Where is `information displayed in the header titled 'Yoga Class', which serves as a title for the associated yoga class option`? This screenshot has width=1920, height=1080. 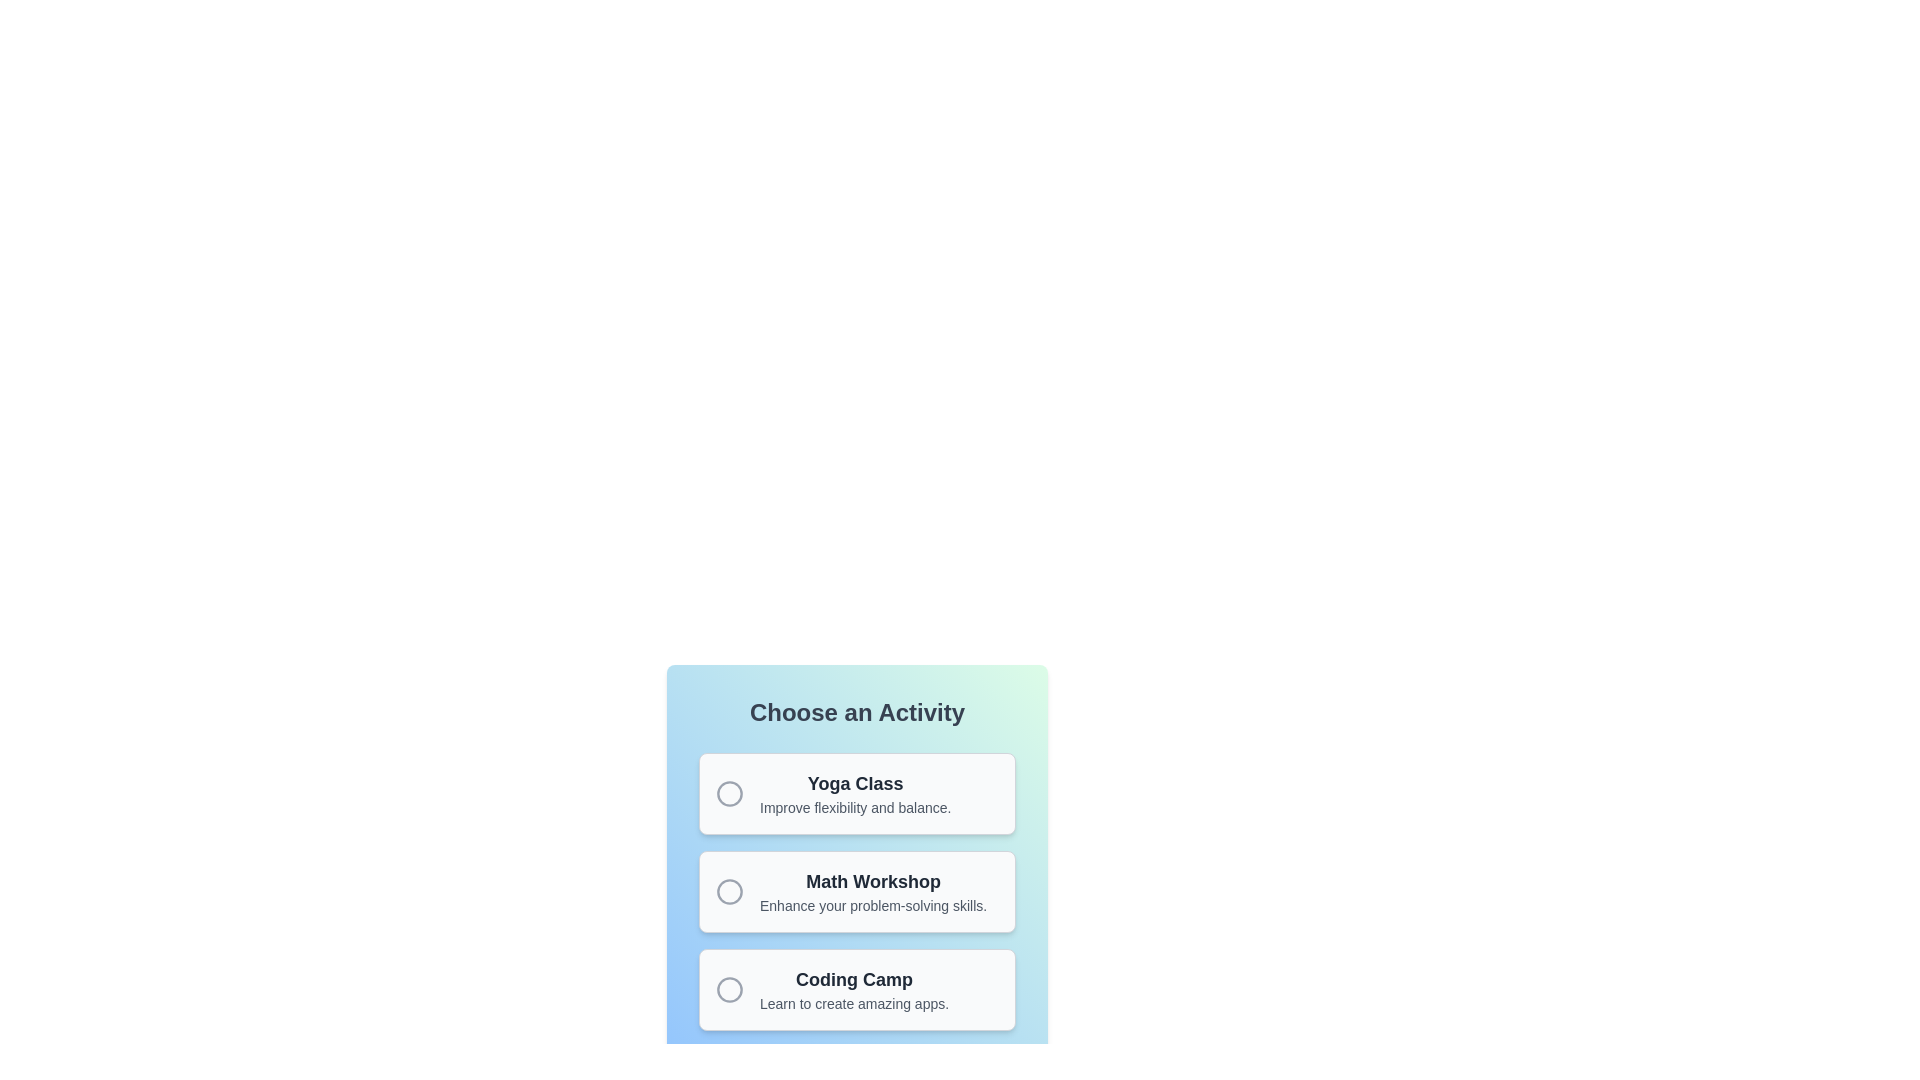 information displayed in the header titled 'Yoga Class', which serves as a title for the associated yoga class option is located at coordinates (855, 782).